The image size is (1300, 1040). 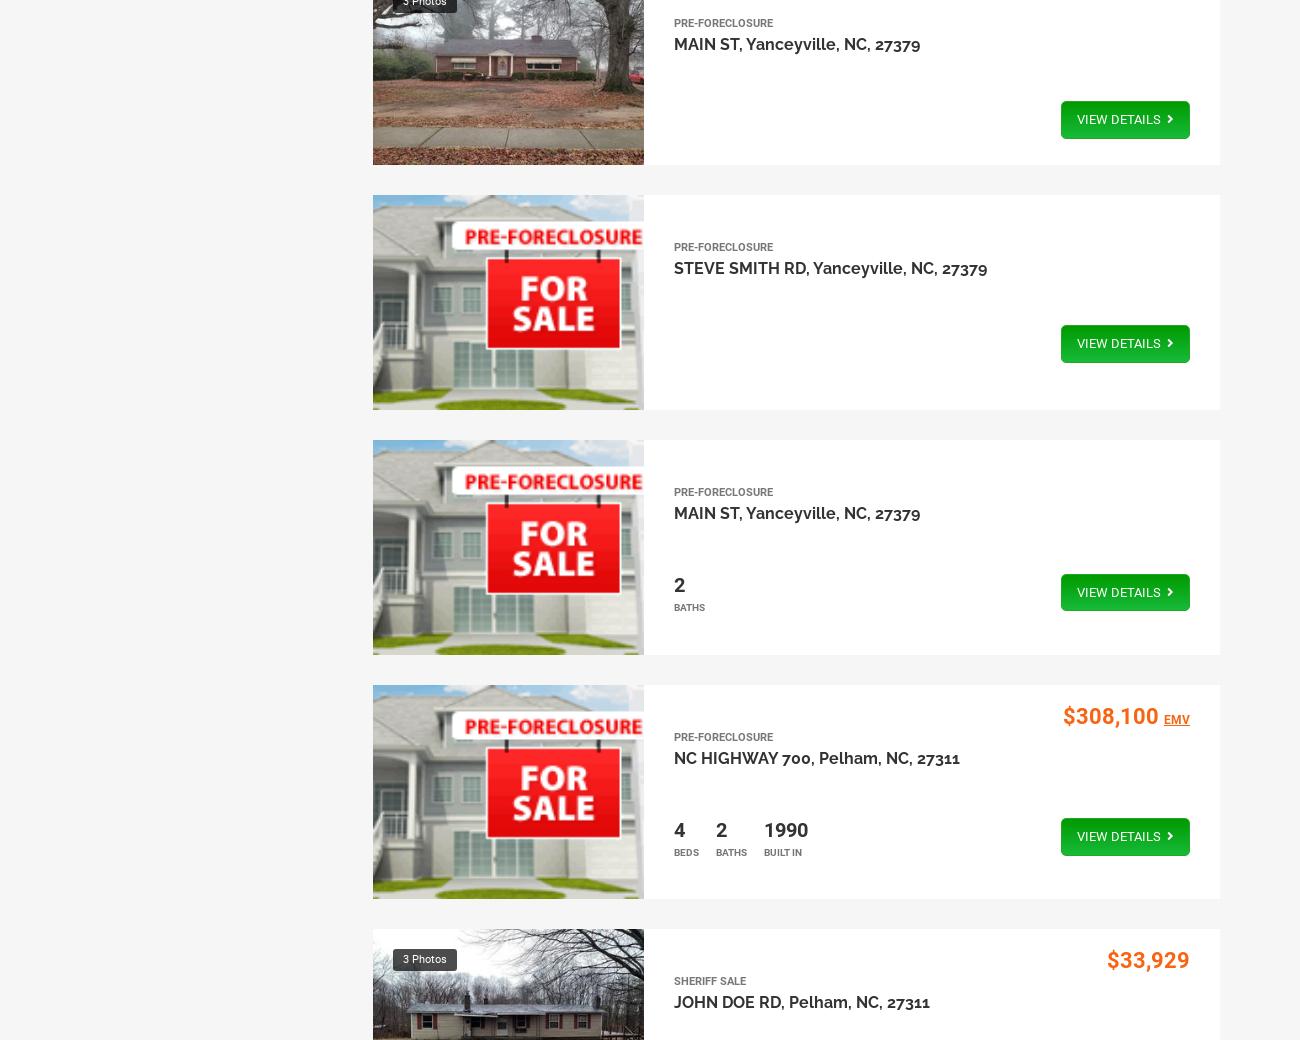 What do you see at coordinates (1108, 715) in the screenshot?
I see `'$308,100'` at bounding box center [1108, 715].